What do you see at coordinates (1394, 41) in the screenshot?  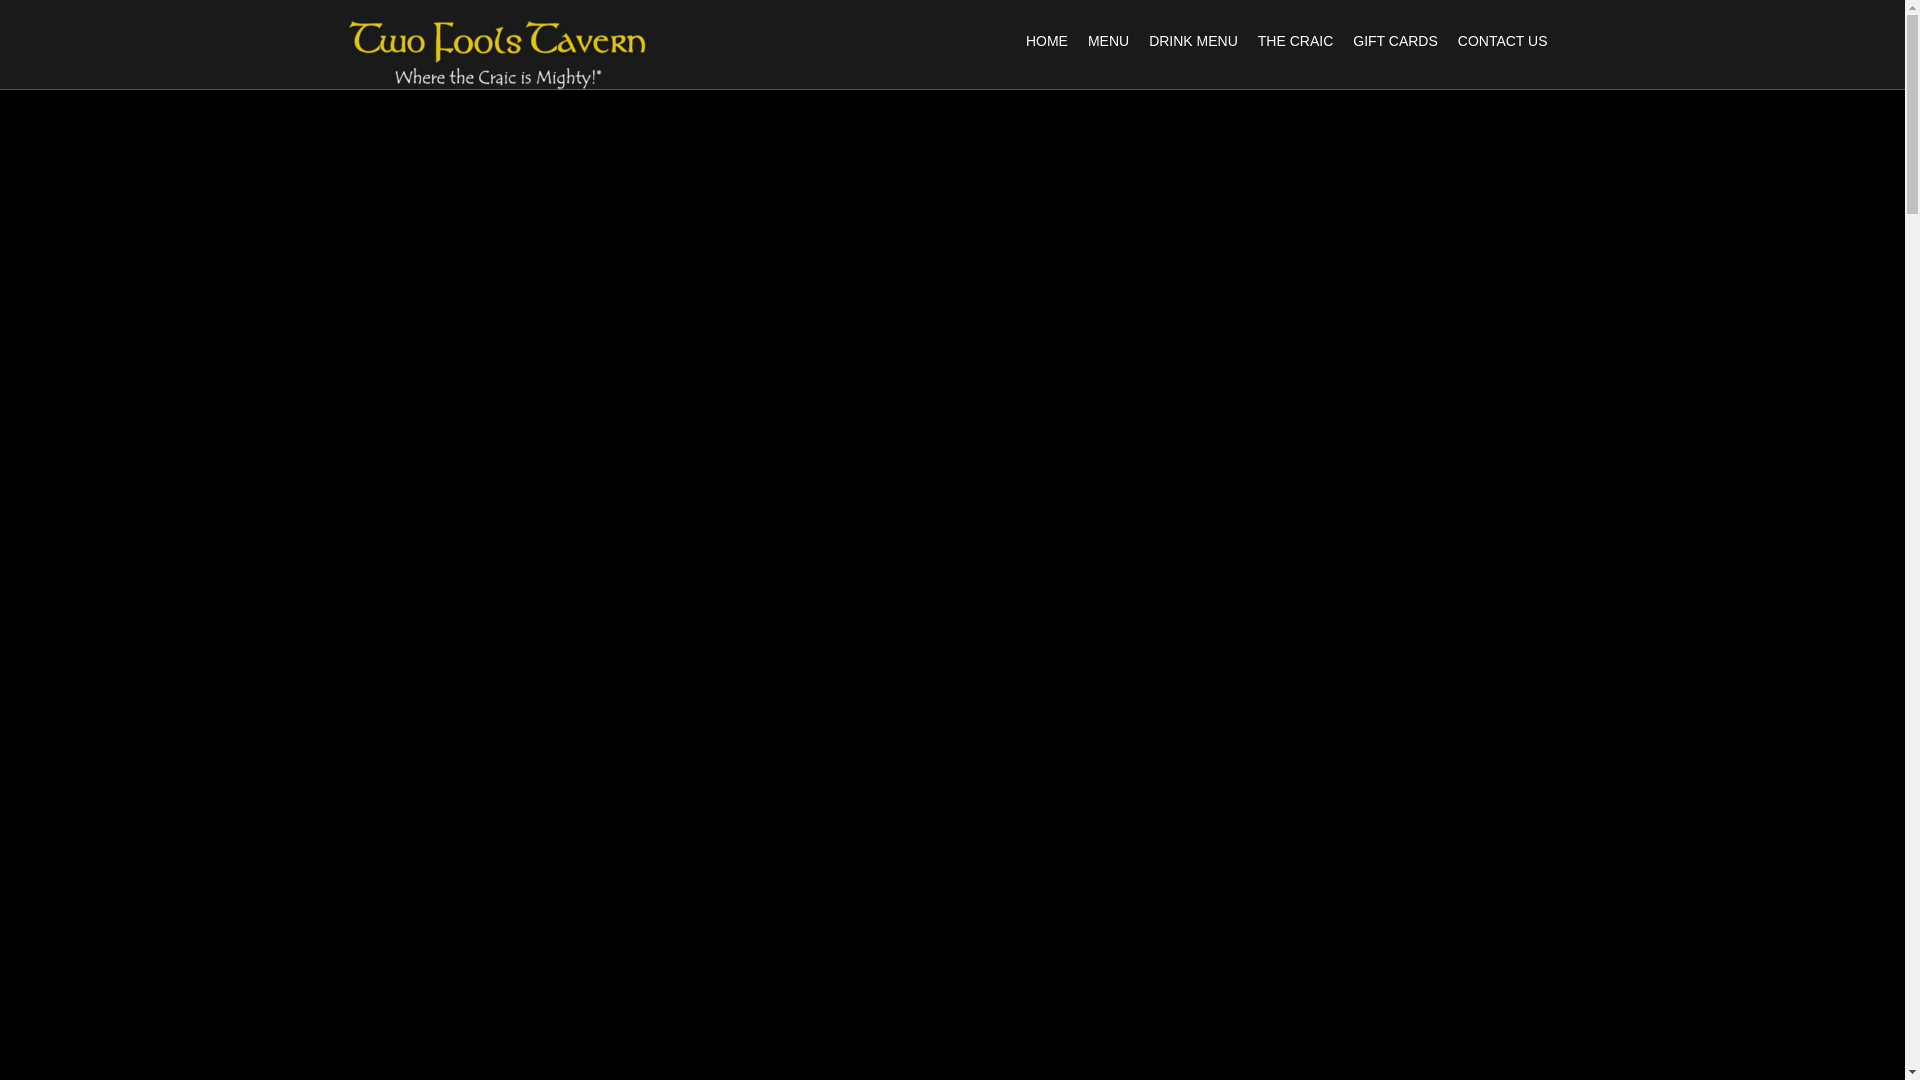 I see `'GIFT CARDS'` at bounding box center [1394, 41].